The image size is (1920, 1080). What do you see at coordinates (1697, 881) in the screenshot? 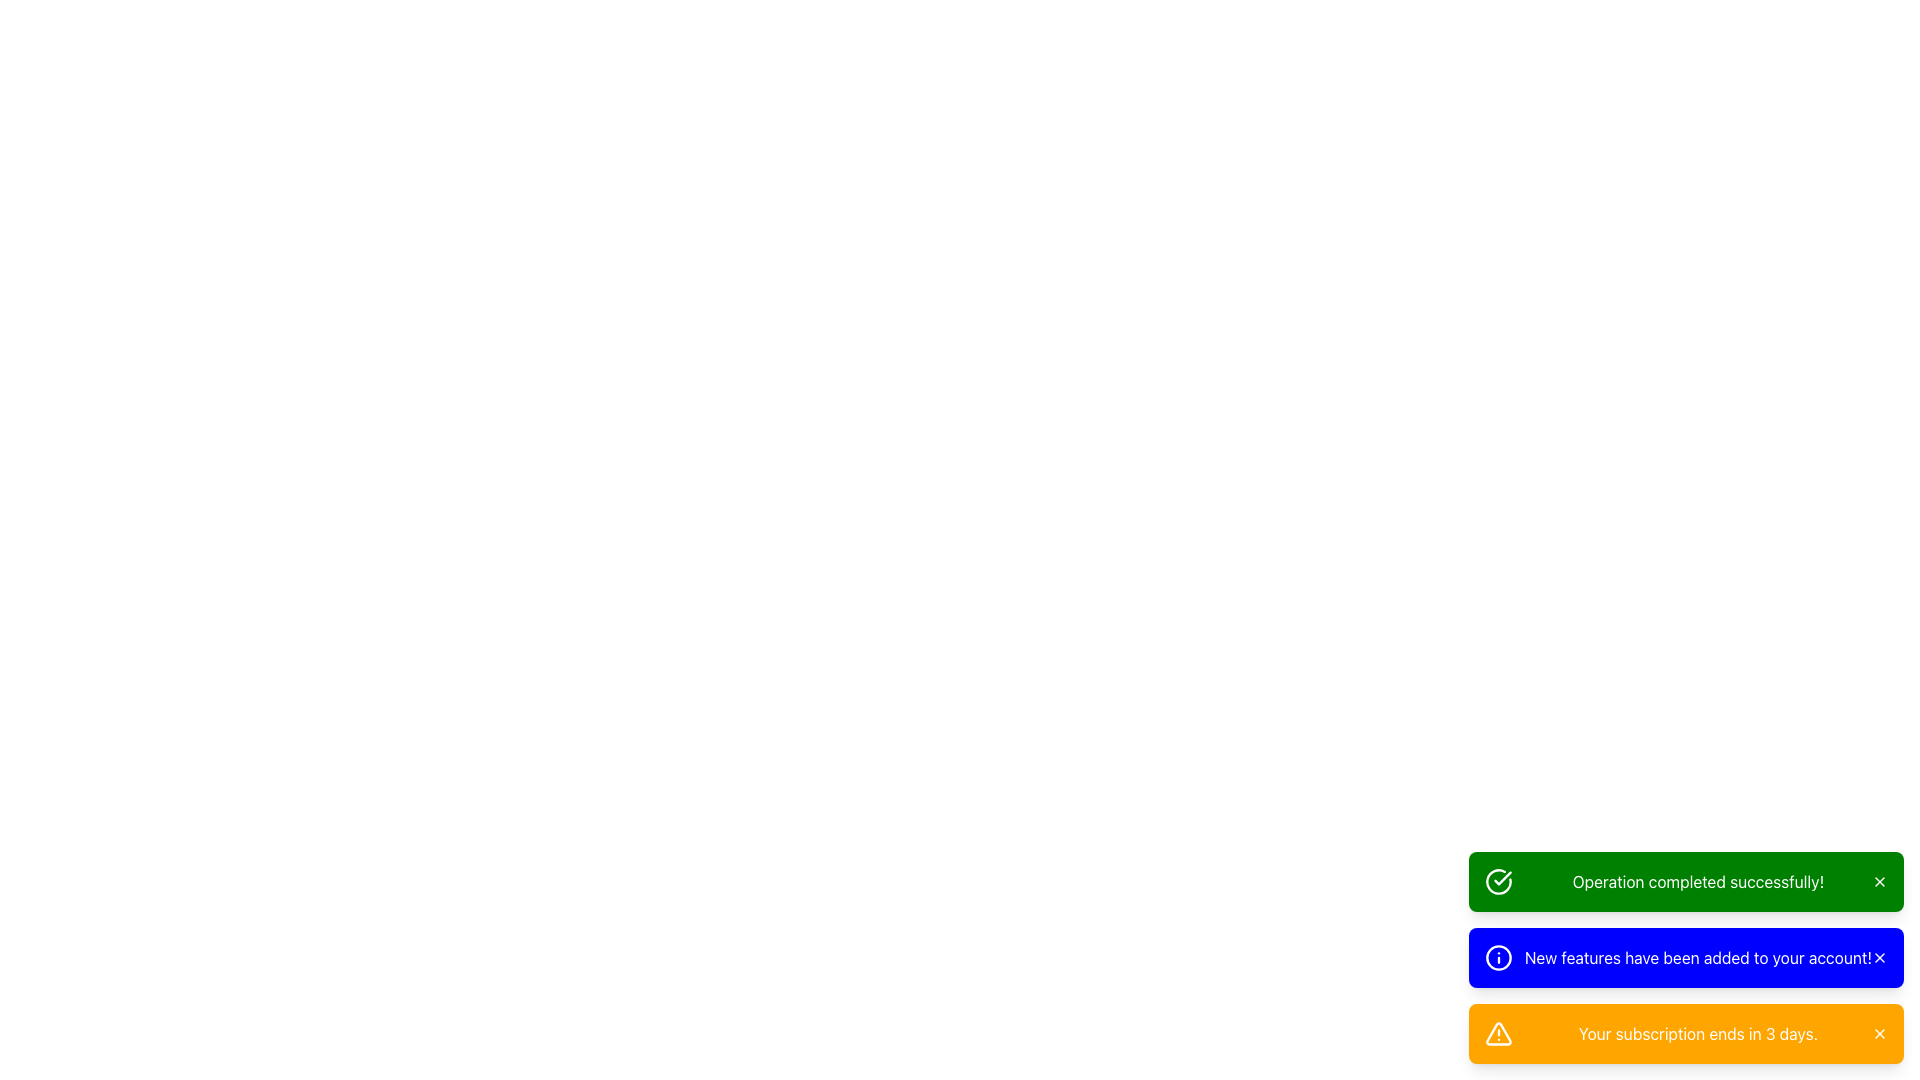
I see `the text label displaying 'Operation completed successfully!' in the topmost notification bar located at the bottom-right corner of the display` at bounding box center [1697, 881].